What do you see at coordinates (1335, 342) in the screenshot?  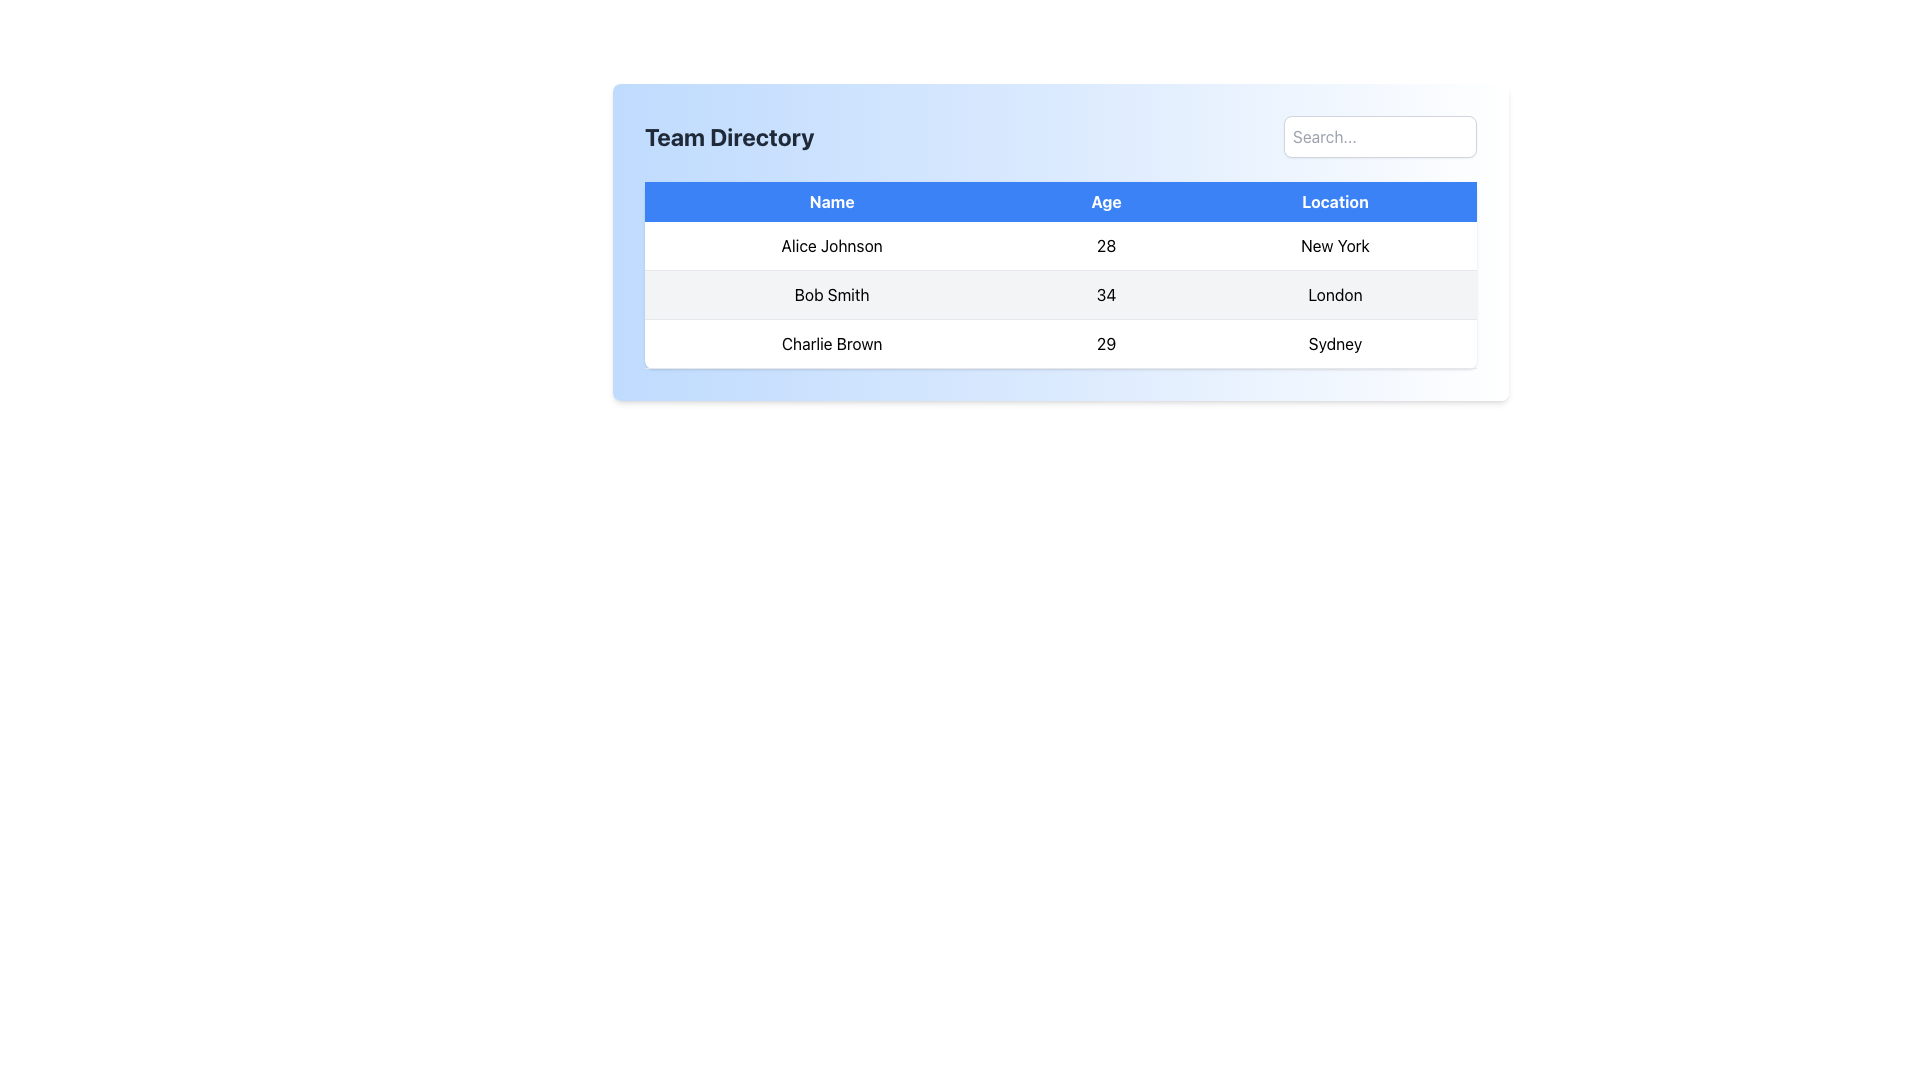 I see `the Text Label that displays the location information 'Sydney', which is in the last column of the third row of the table, below 'New York' and 'London'` at bounding box center [1335, 342].